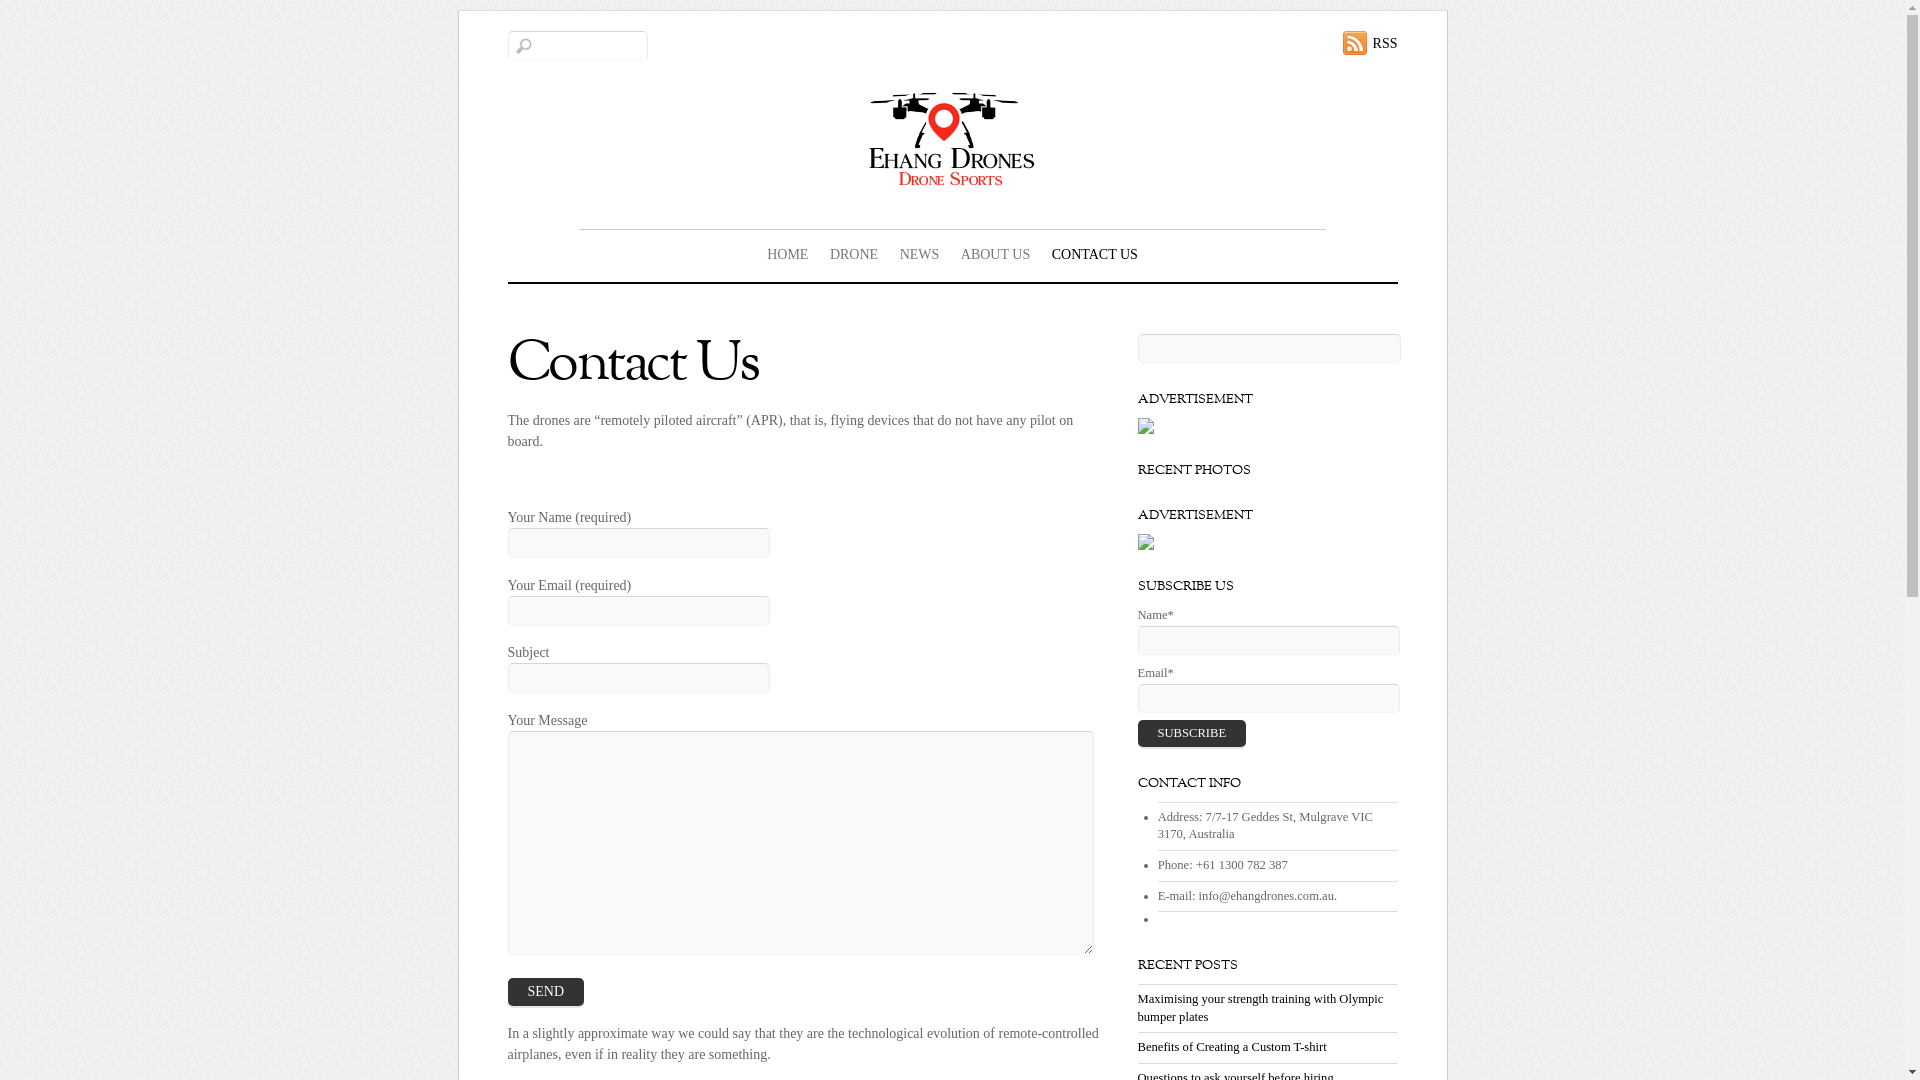 The image size is (1920, 1080). What do you see at coordinates (995, 253) in the screenshot?
I see `'ABOUT US'` at bounding box center [995, 253].